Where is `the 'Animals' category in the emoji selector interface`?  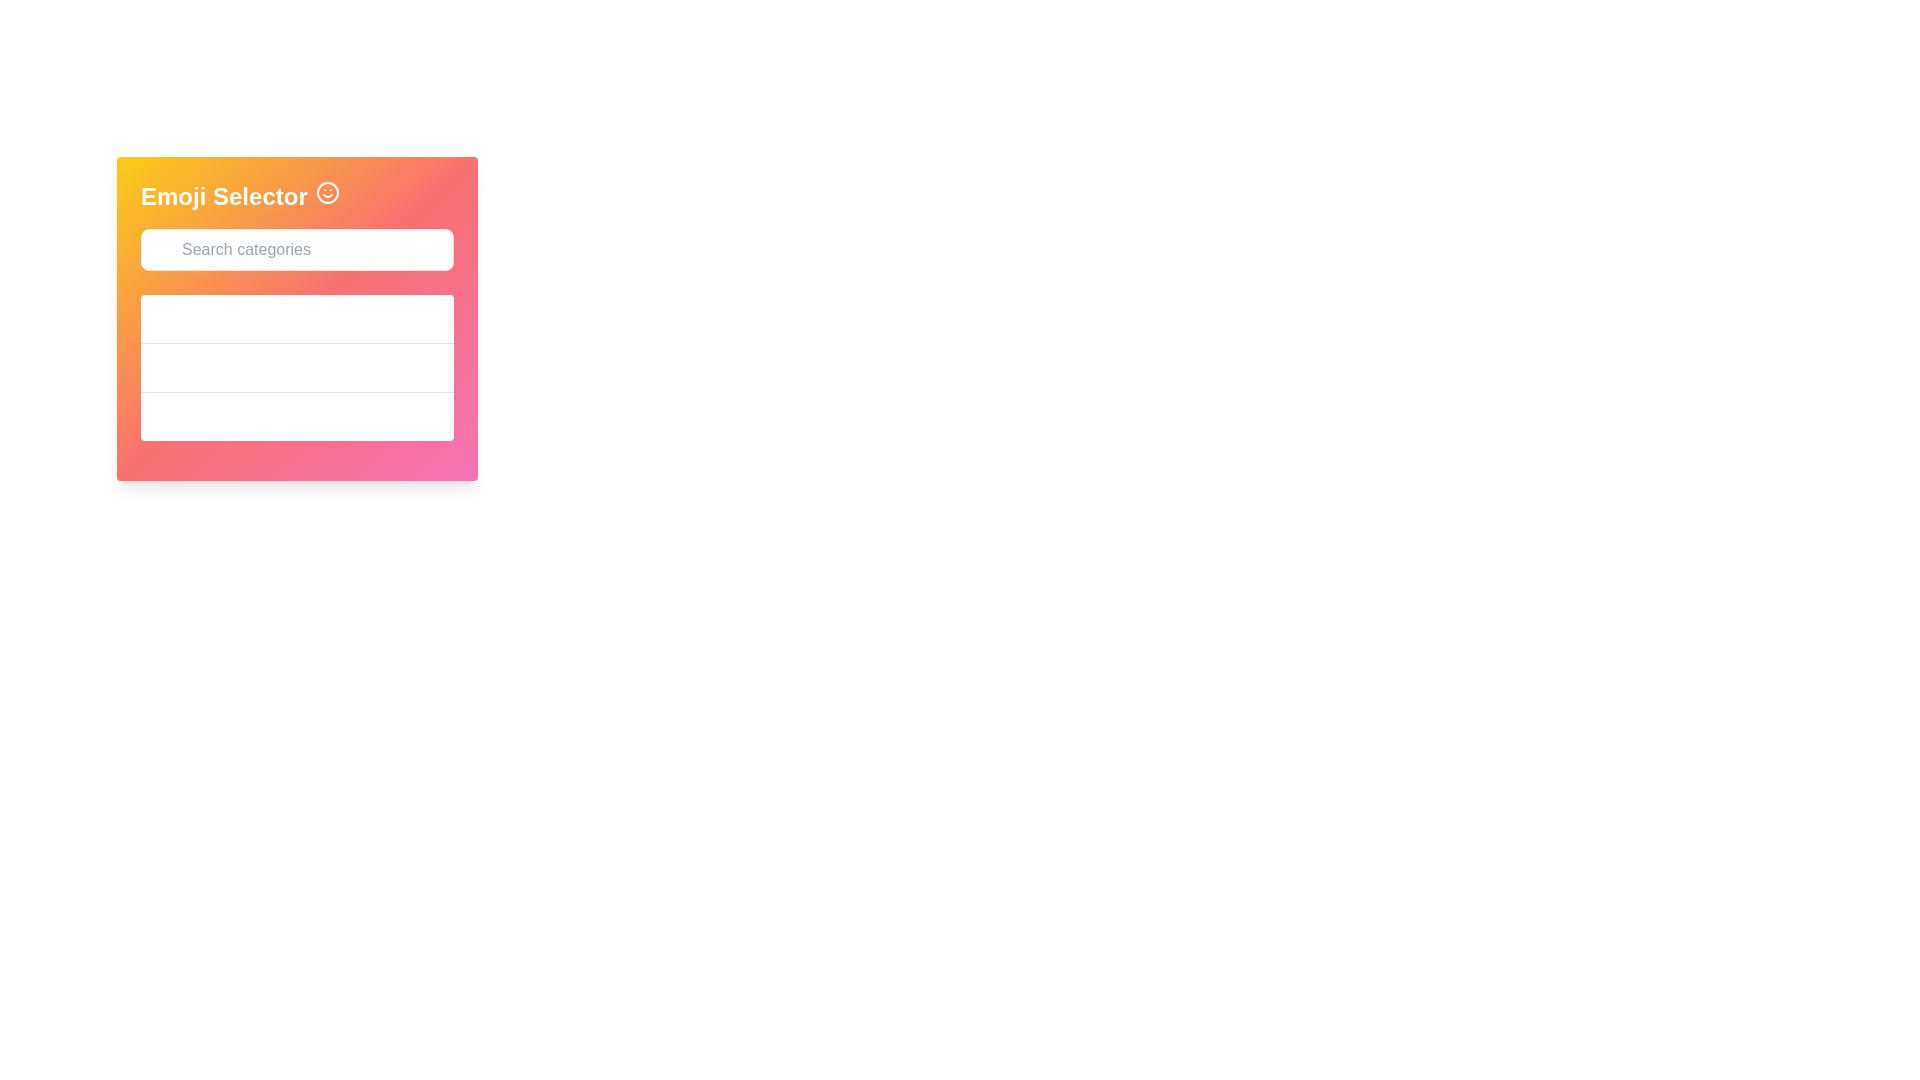
the 'Animals' category in the emoji selector interface is located at coordinates (296, 367).